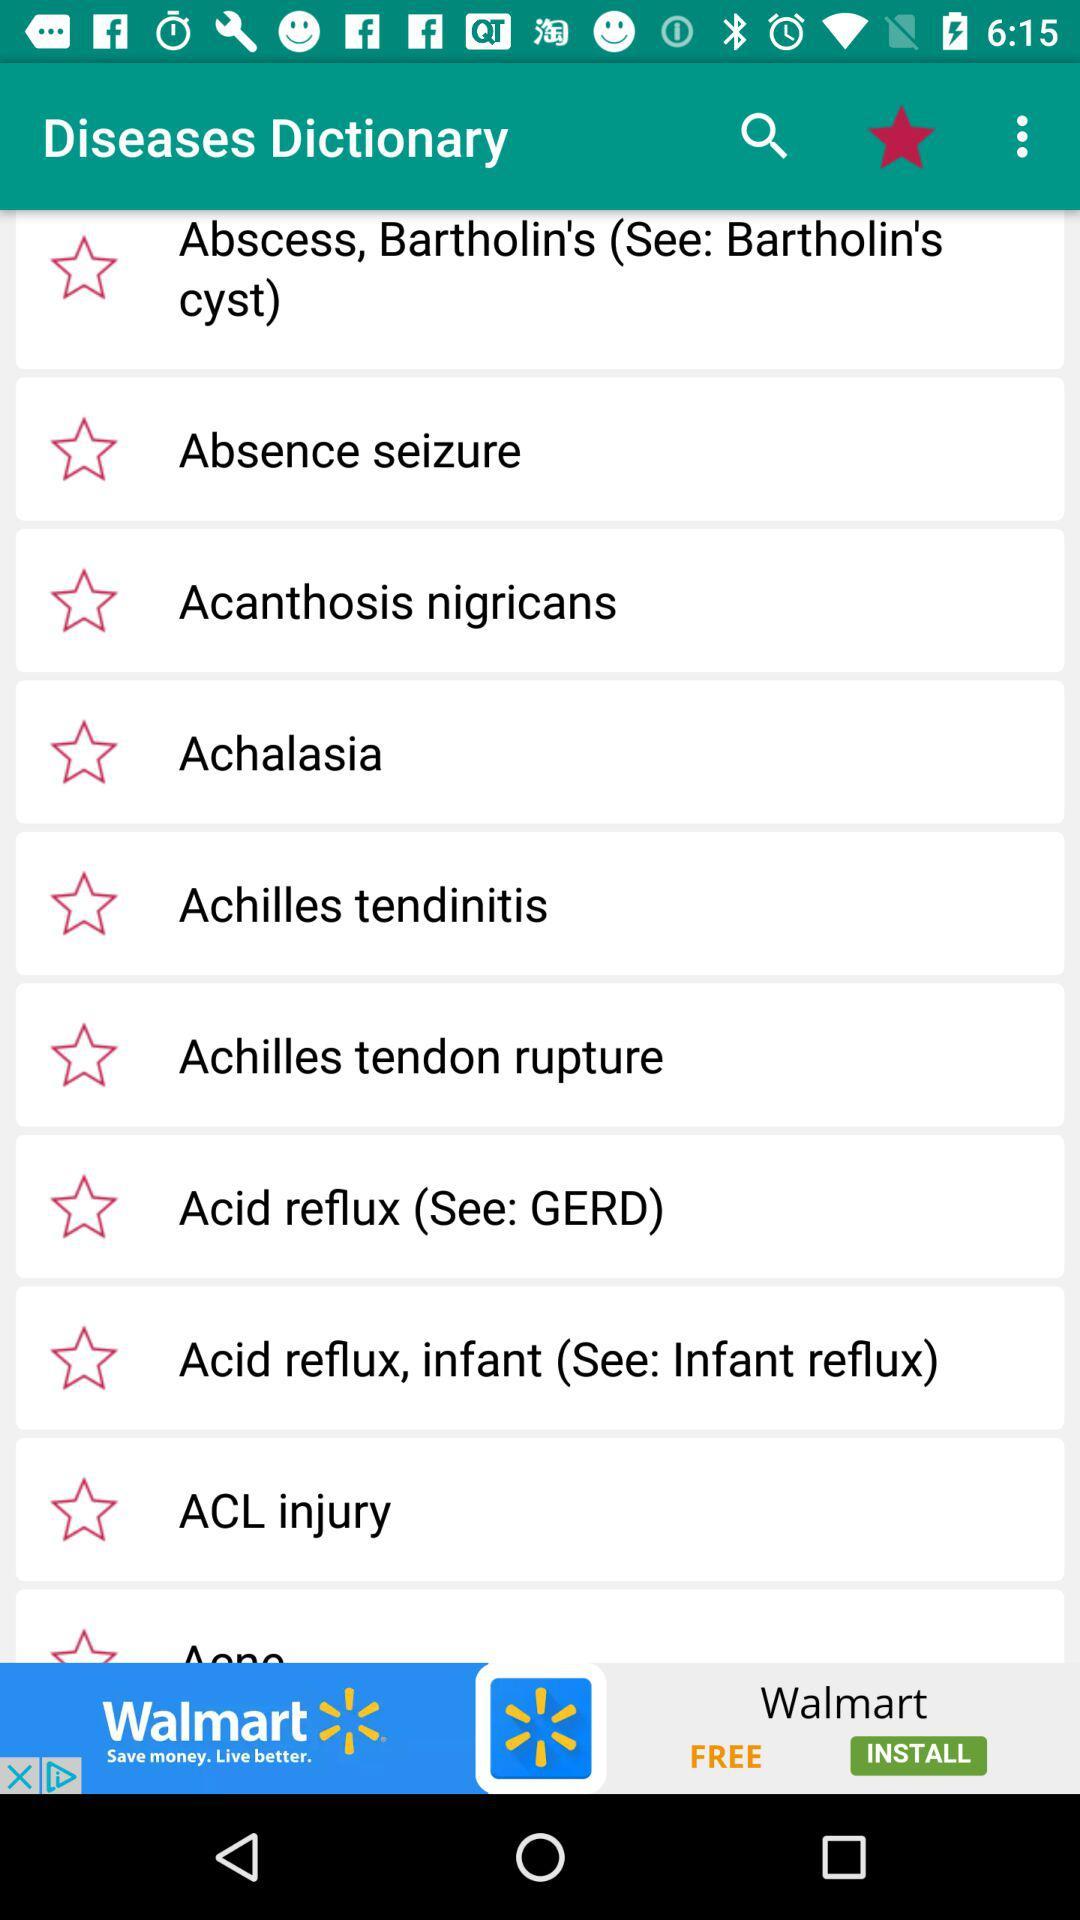  I want to click on item, so click(83, 599).